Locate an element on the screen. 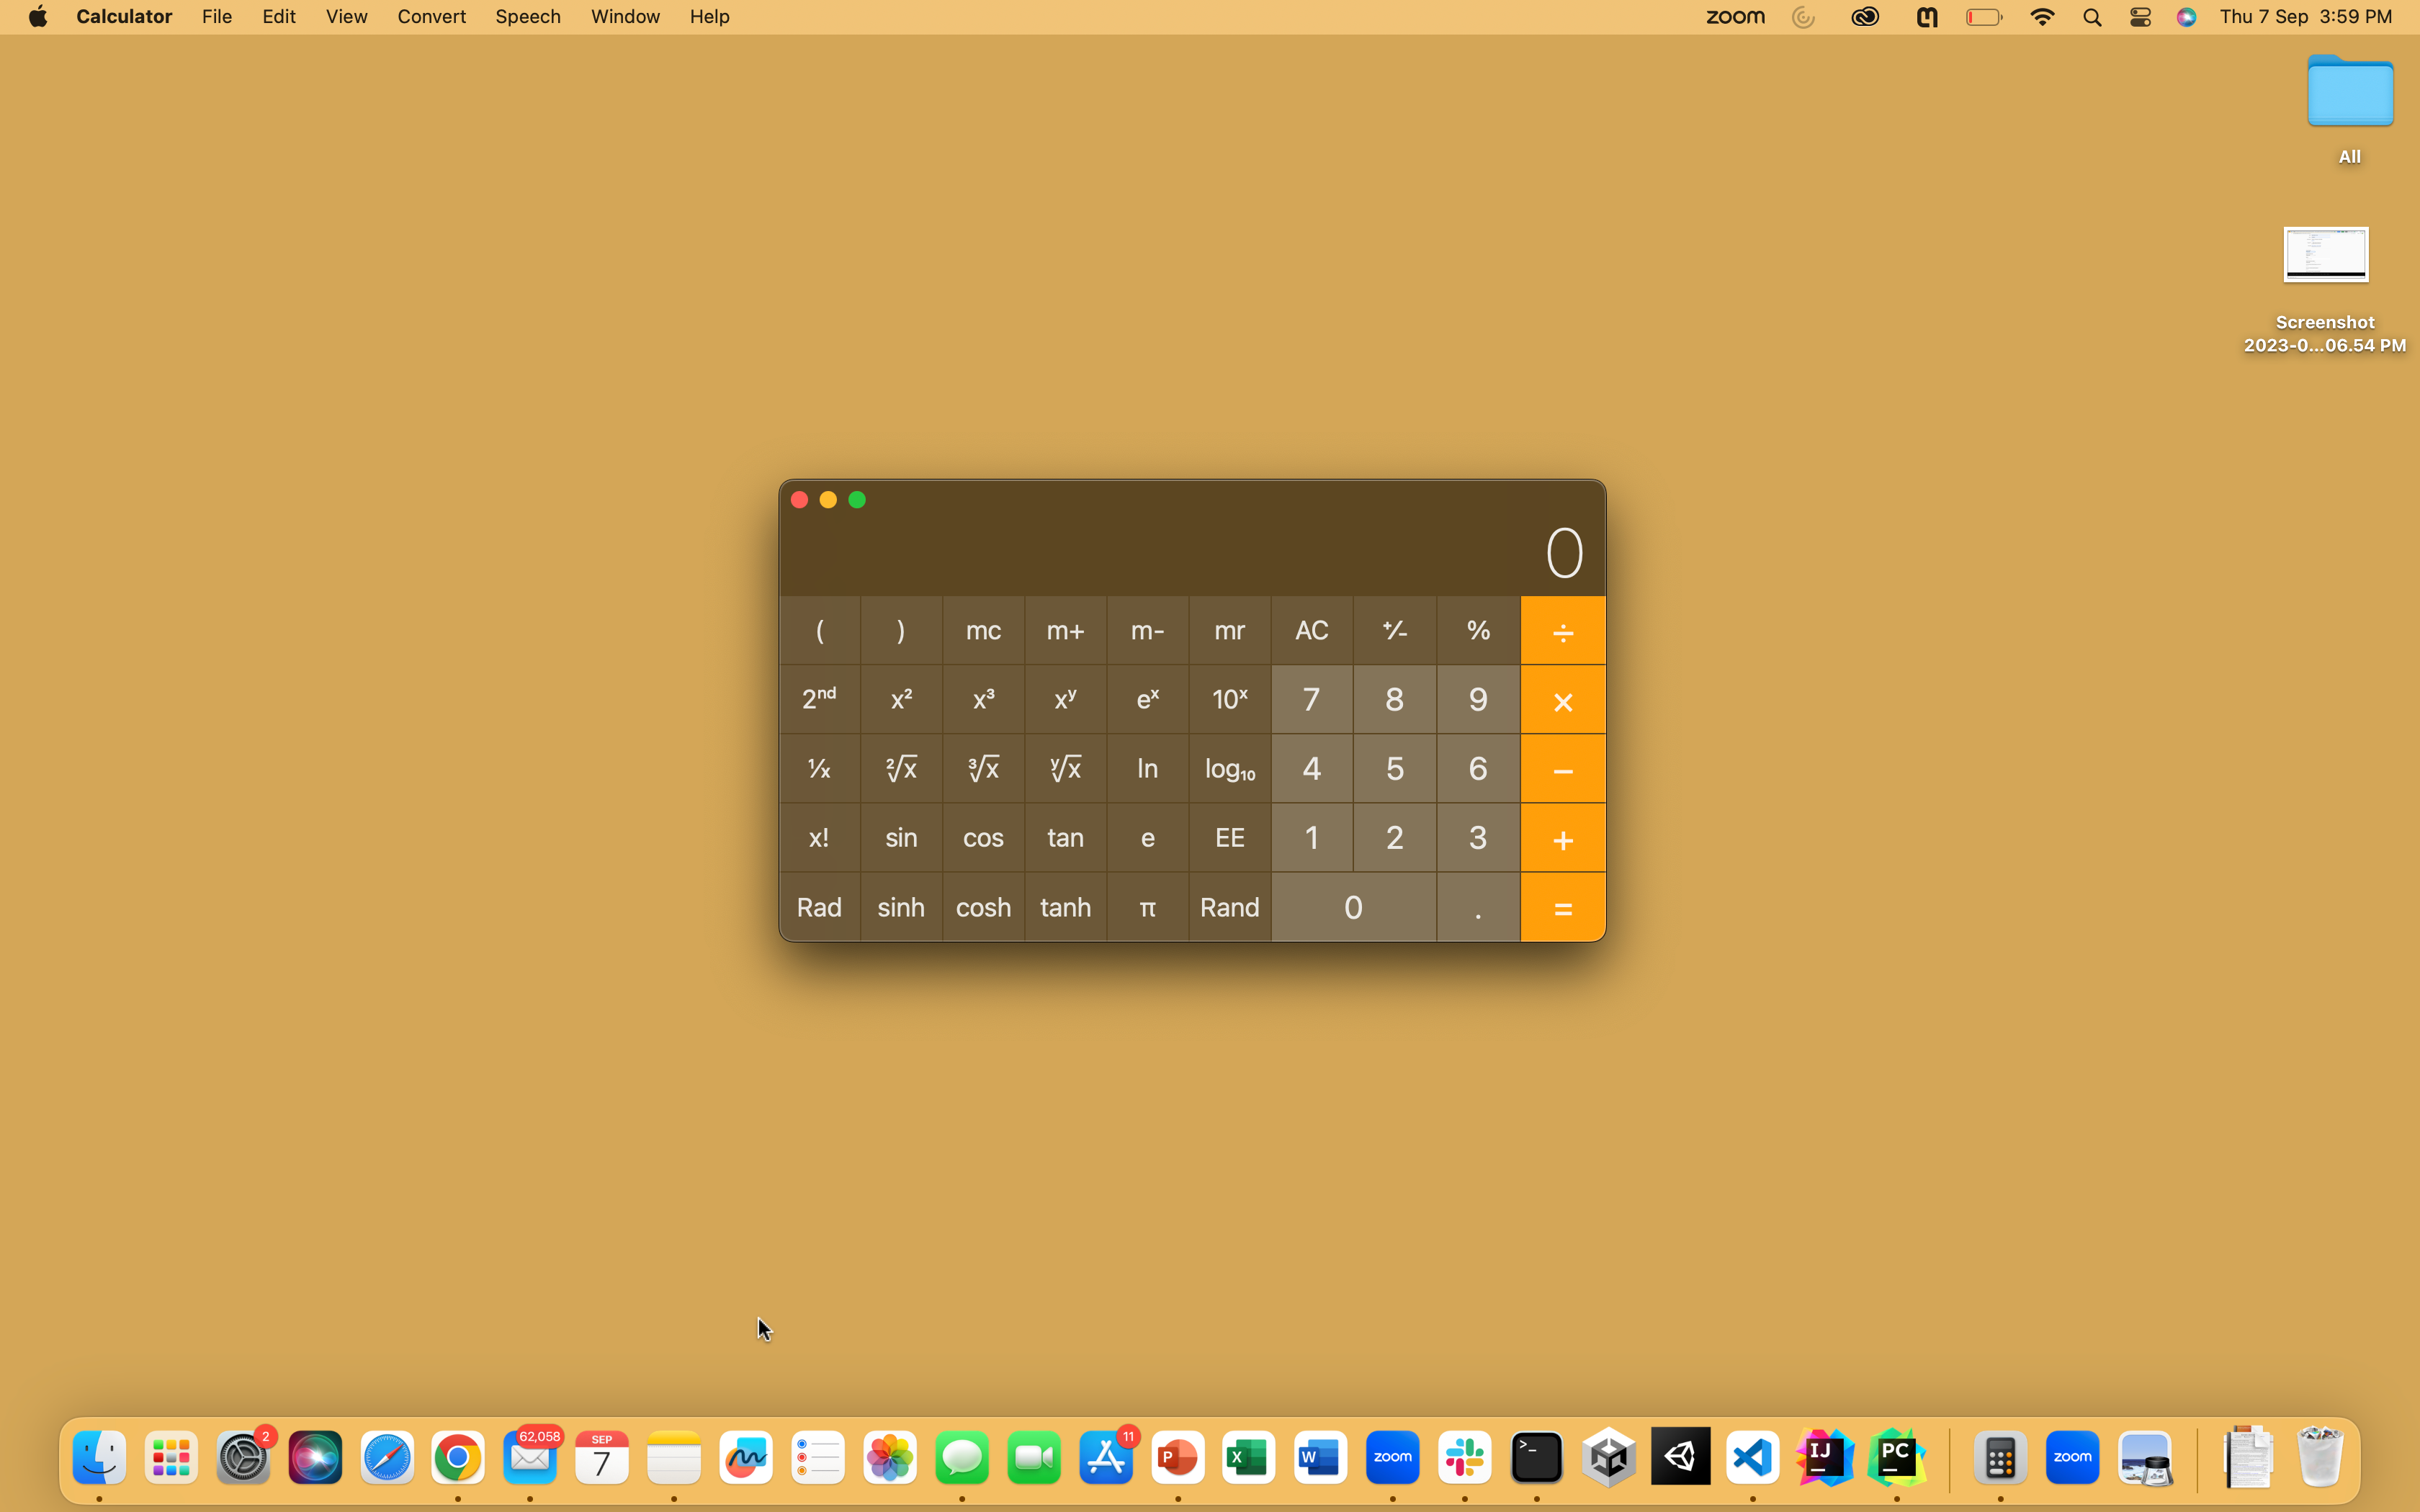 This screenshot has width=2420, height=1512. the numbers 3 and 0 and apply the tangent operation is located at coordinates (1479, 835).